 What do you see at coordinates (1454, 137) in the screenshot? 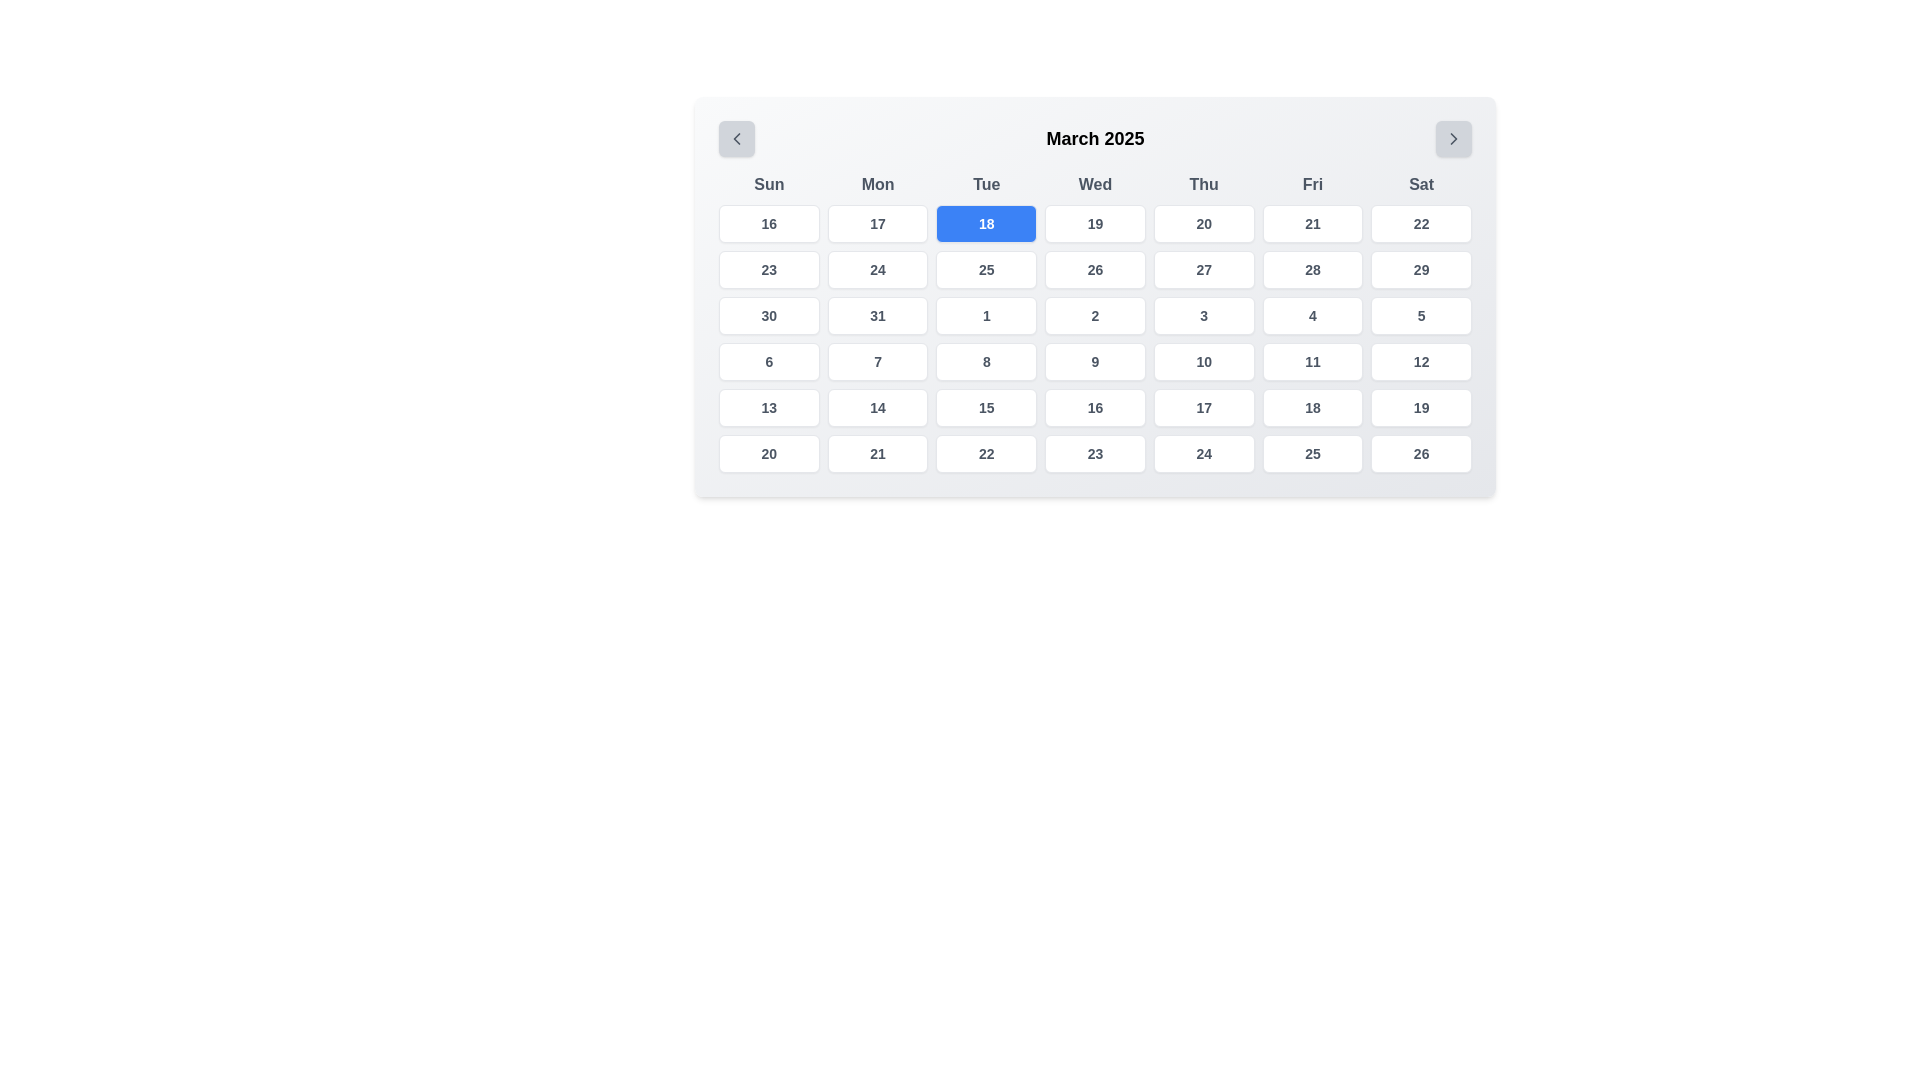
I see `the navigation button with a right-pointing chevron, styled with a rounded gray background` at bounding box center [1454, 137].